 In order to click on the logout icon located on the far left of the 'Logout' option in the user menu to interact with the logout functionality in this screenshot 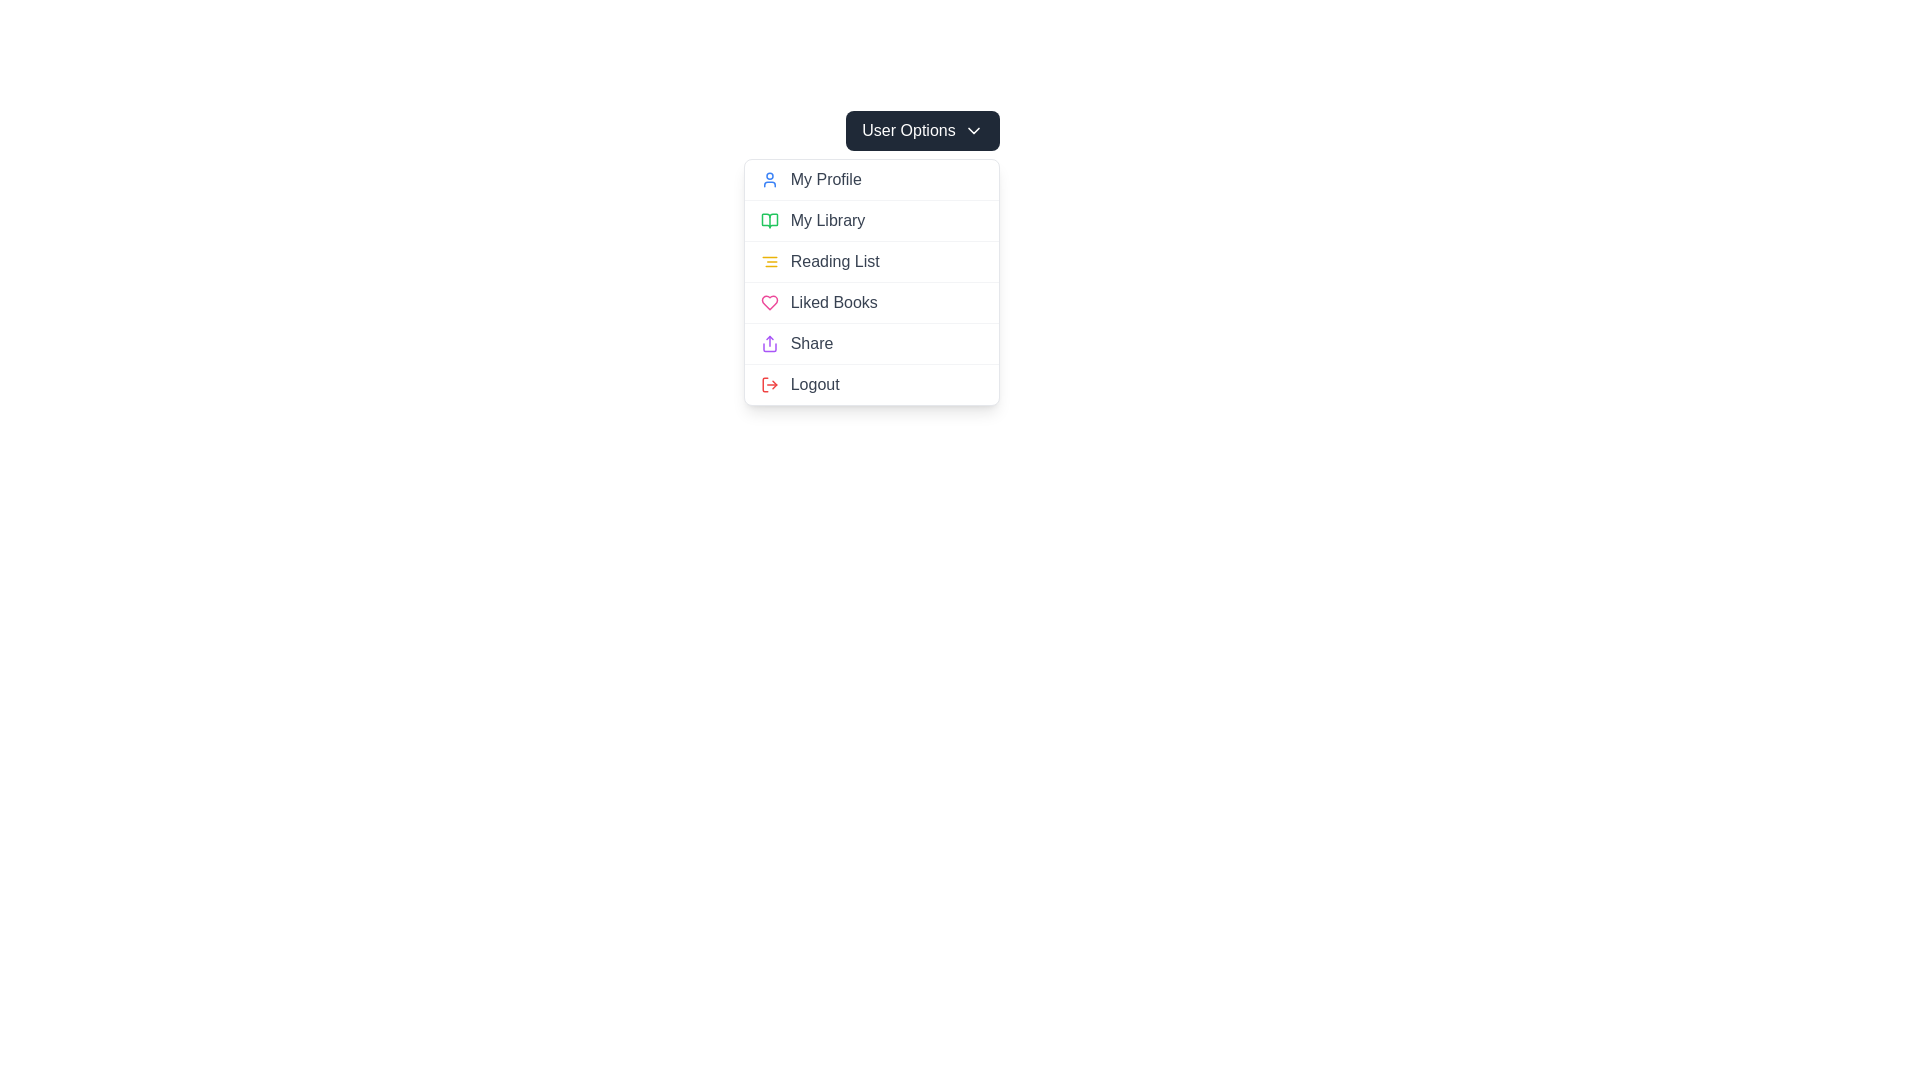, I will do `click(768, 385)`.